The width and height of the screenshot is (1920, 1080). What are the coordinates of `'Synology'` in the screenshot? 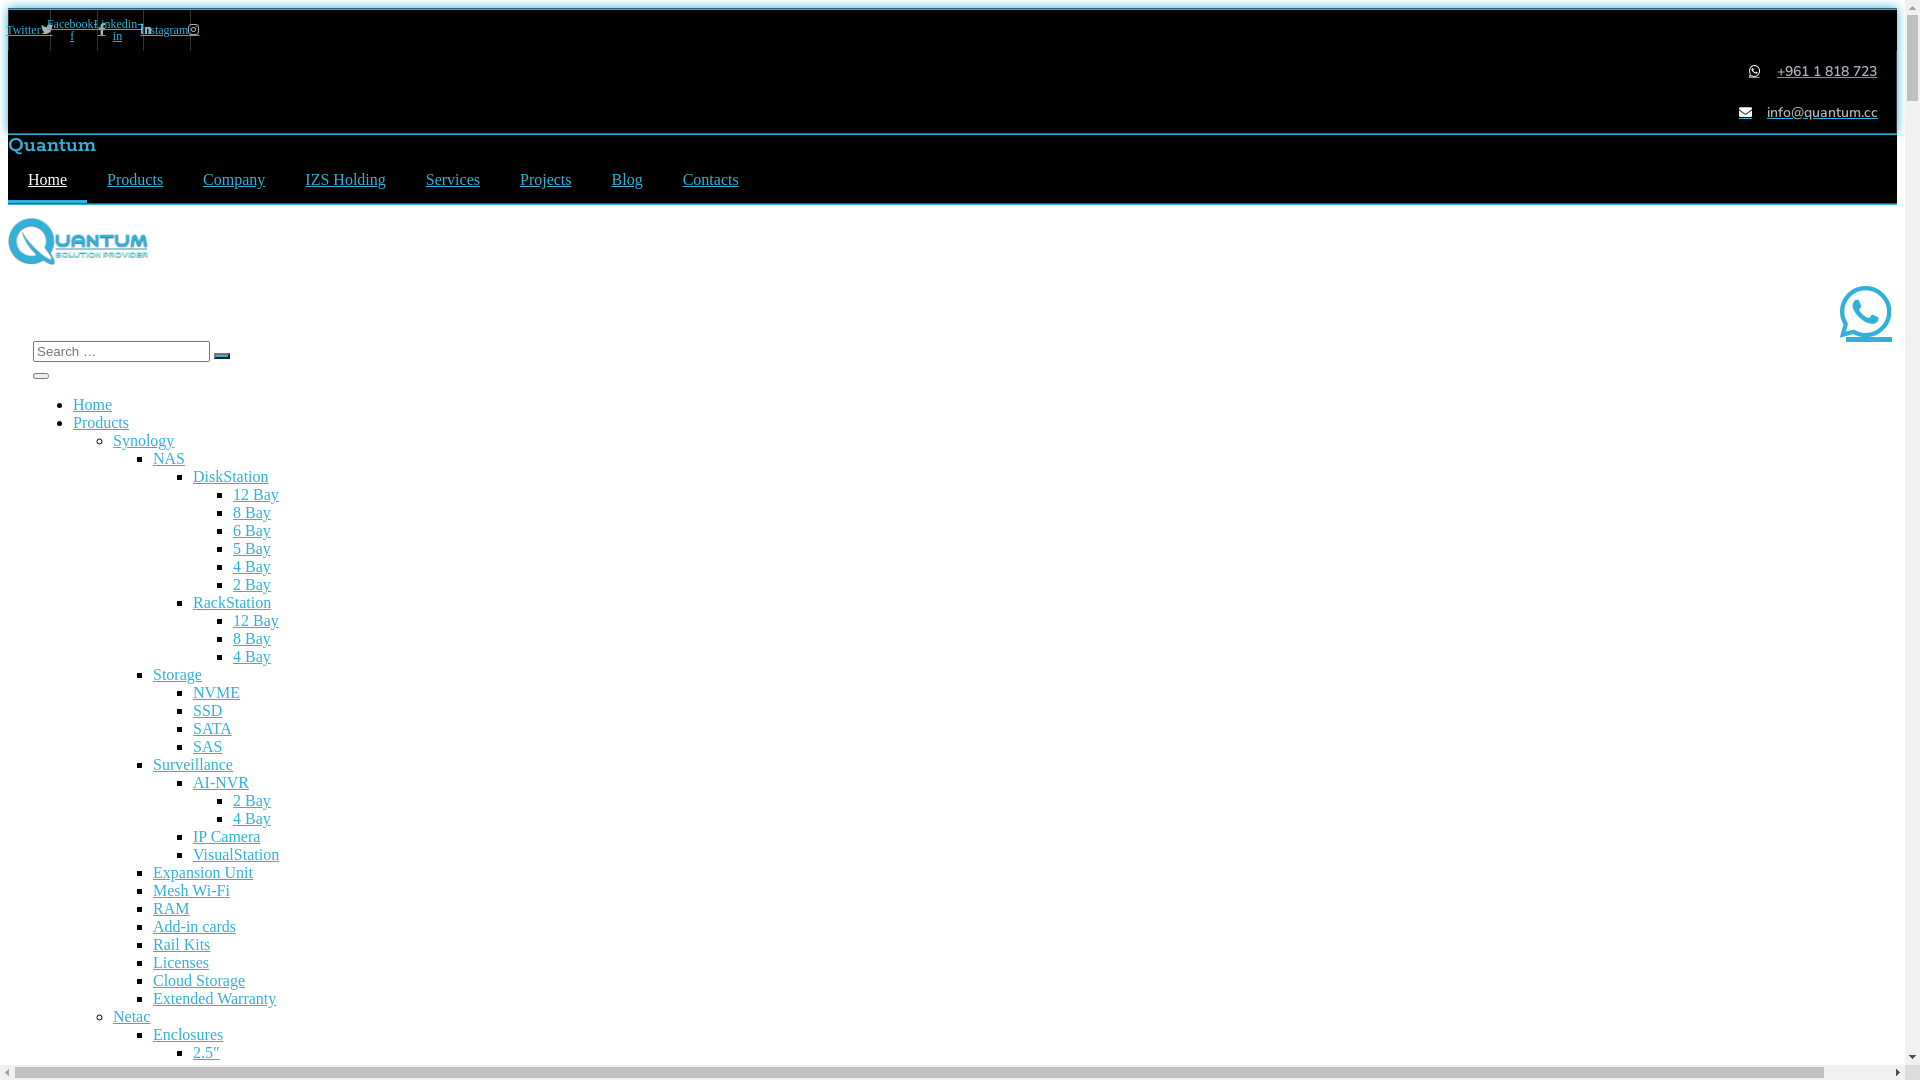 It's located at (112, 439).